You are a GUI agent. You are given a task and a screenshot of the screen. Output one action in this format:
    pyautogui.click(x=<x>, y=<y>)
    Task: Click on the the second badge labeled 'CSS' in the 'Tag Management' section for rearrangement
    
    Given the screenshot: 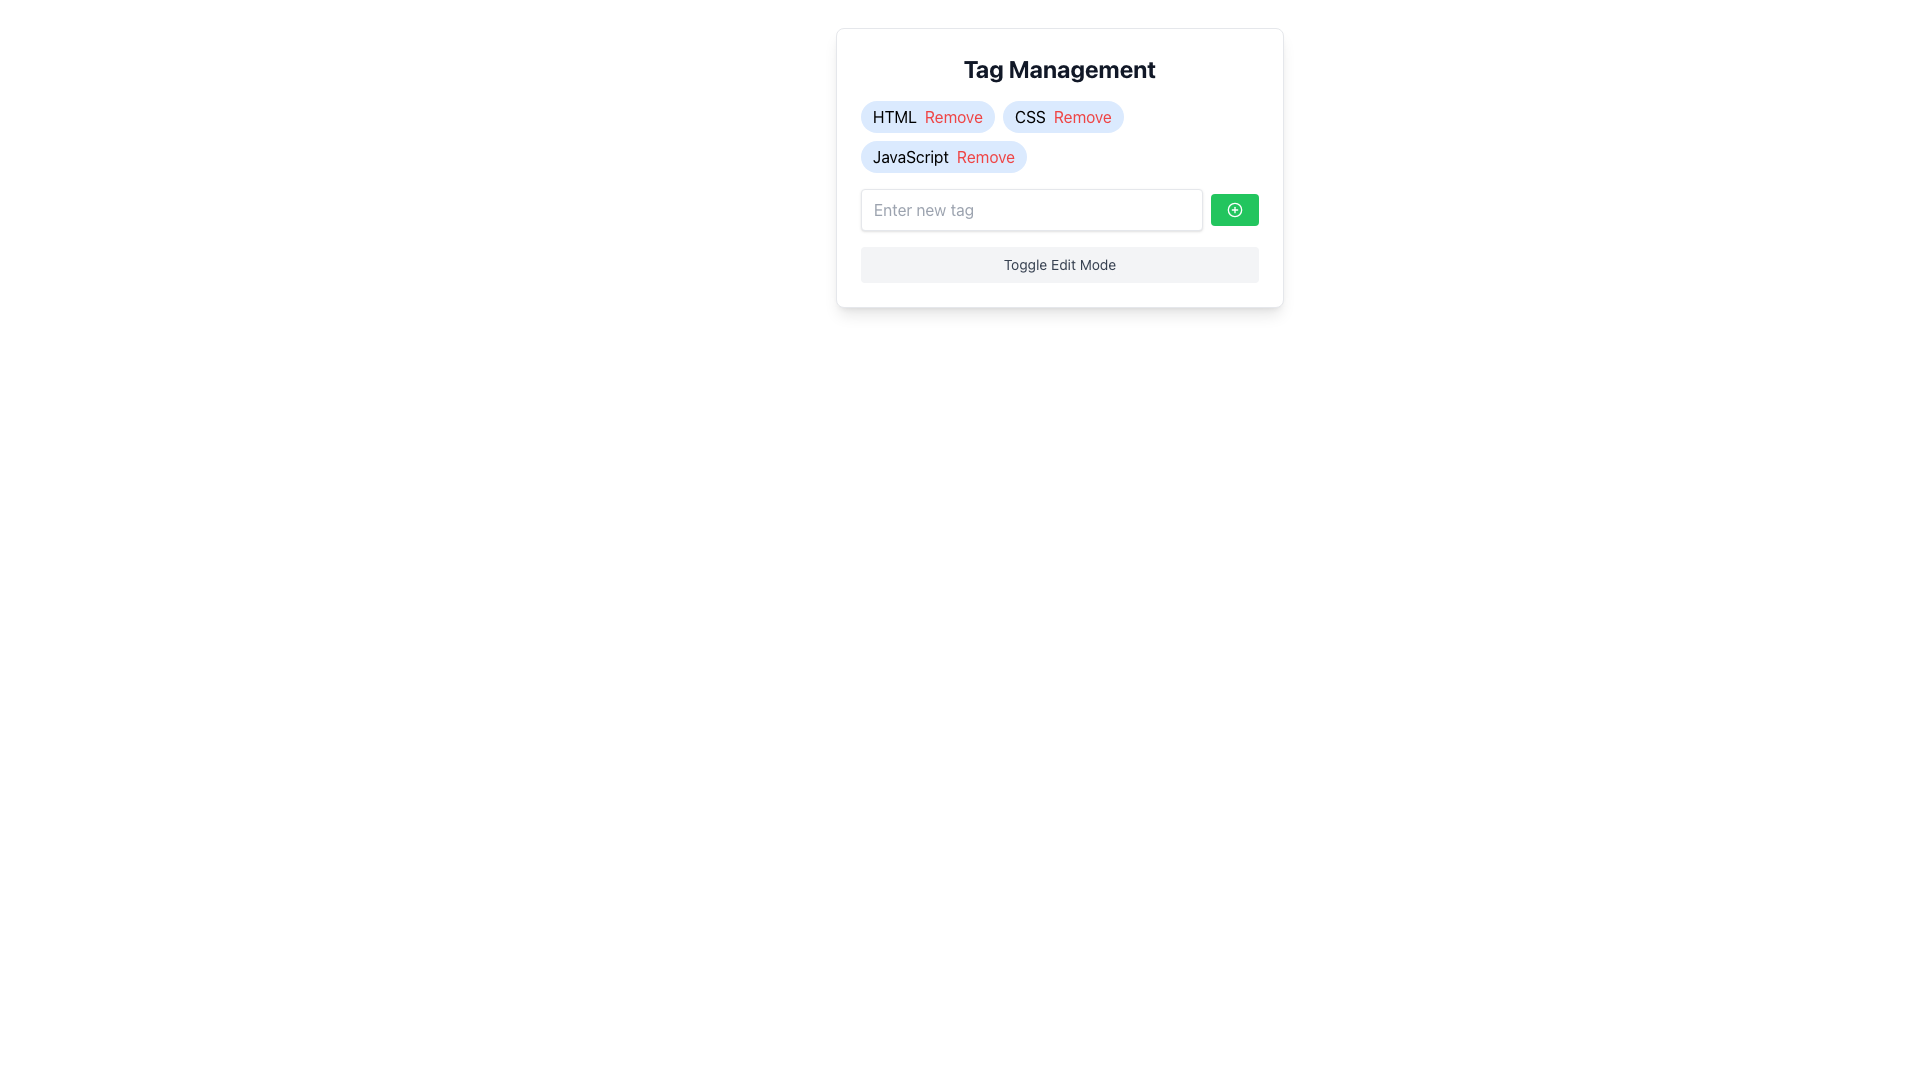 What is the action you would take?
    pyautogui.click(x=1062, y=116)
    